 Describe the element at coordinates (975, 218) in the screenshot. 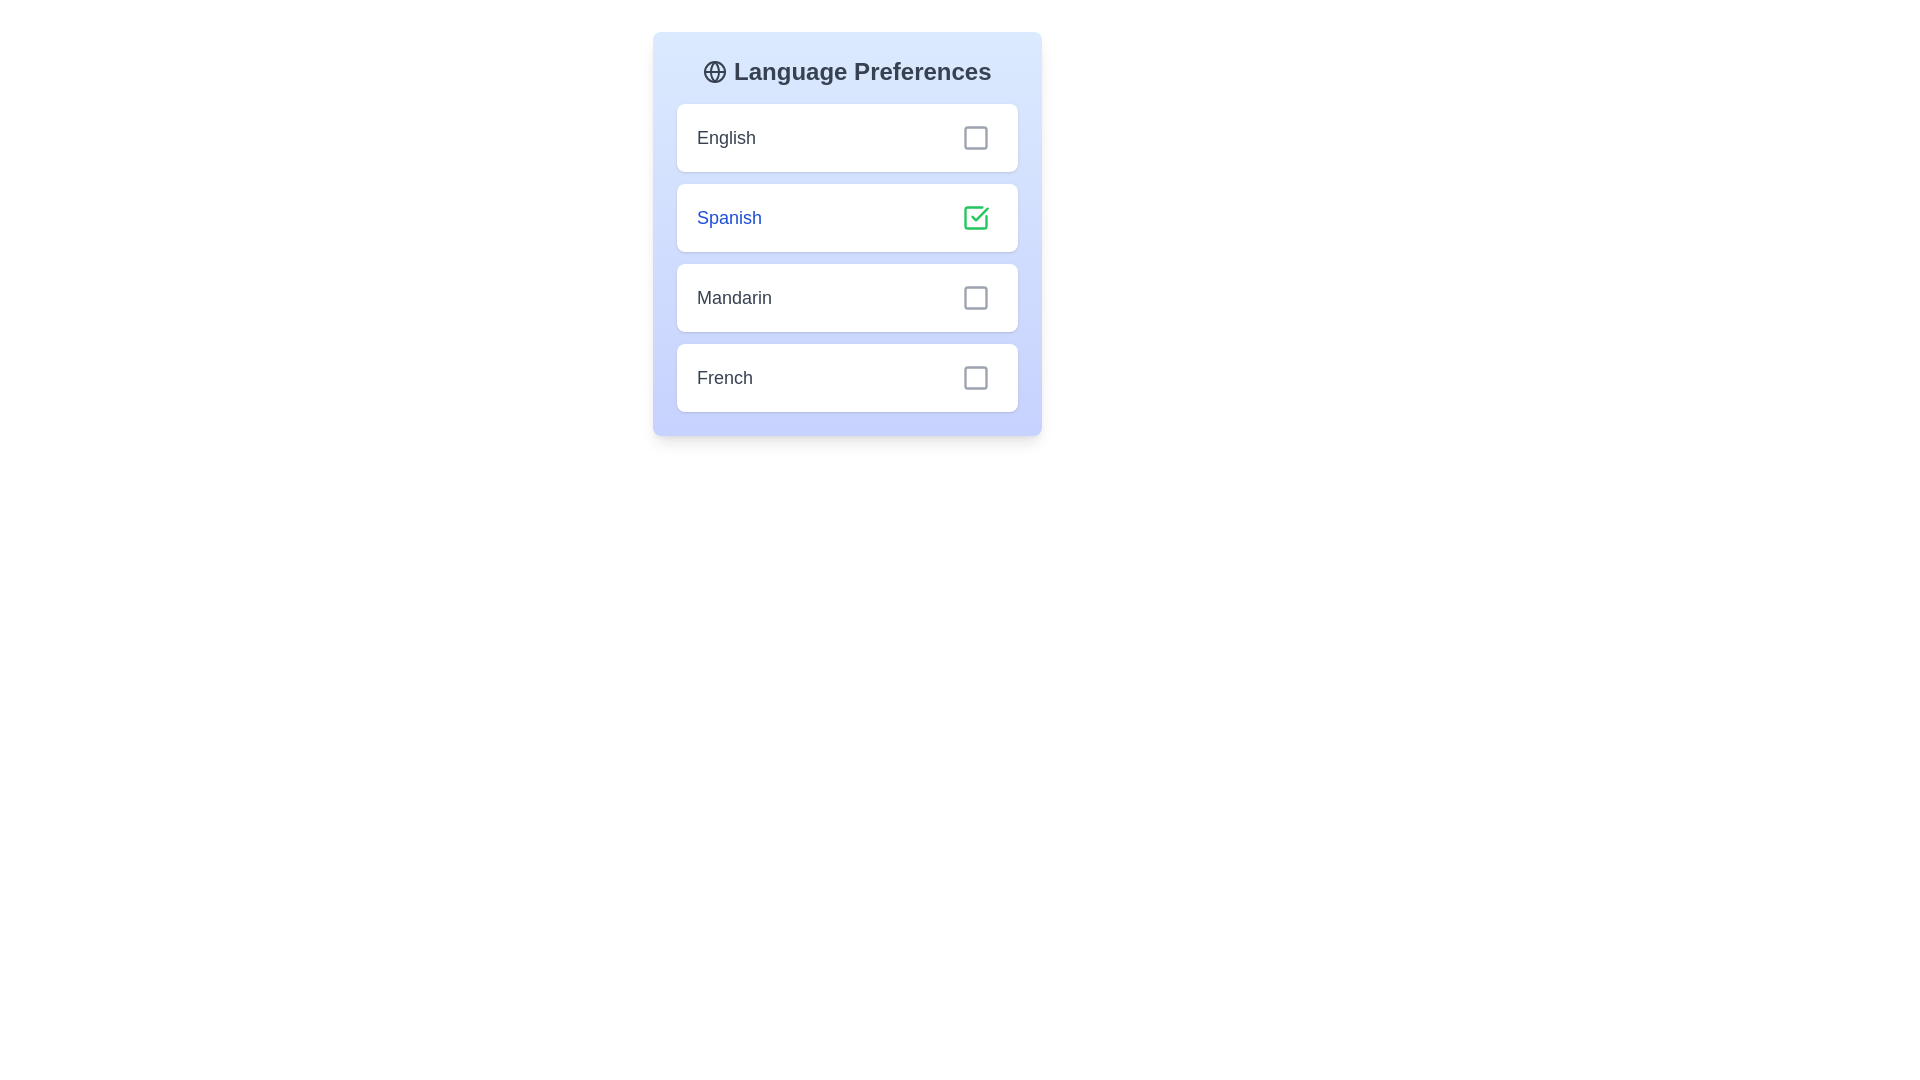

I see `the checkbox with a green checkmark icon located to the right of the 'Spanish' text` at that location.